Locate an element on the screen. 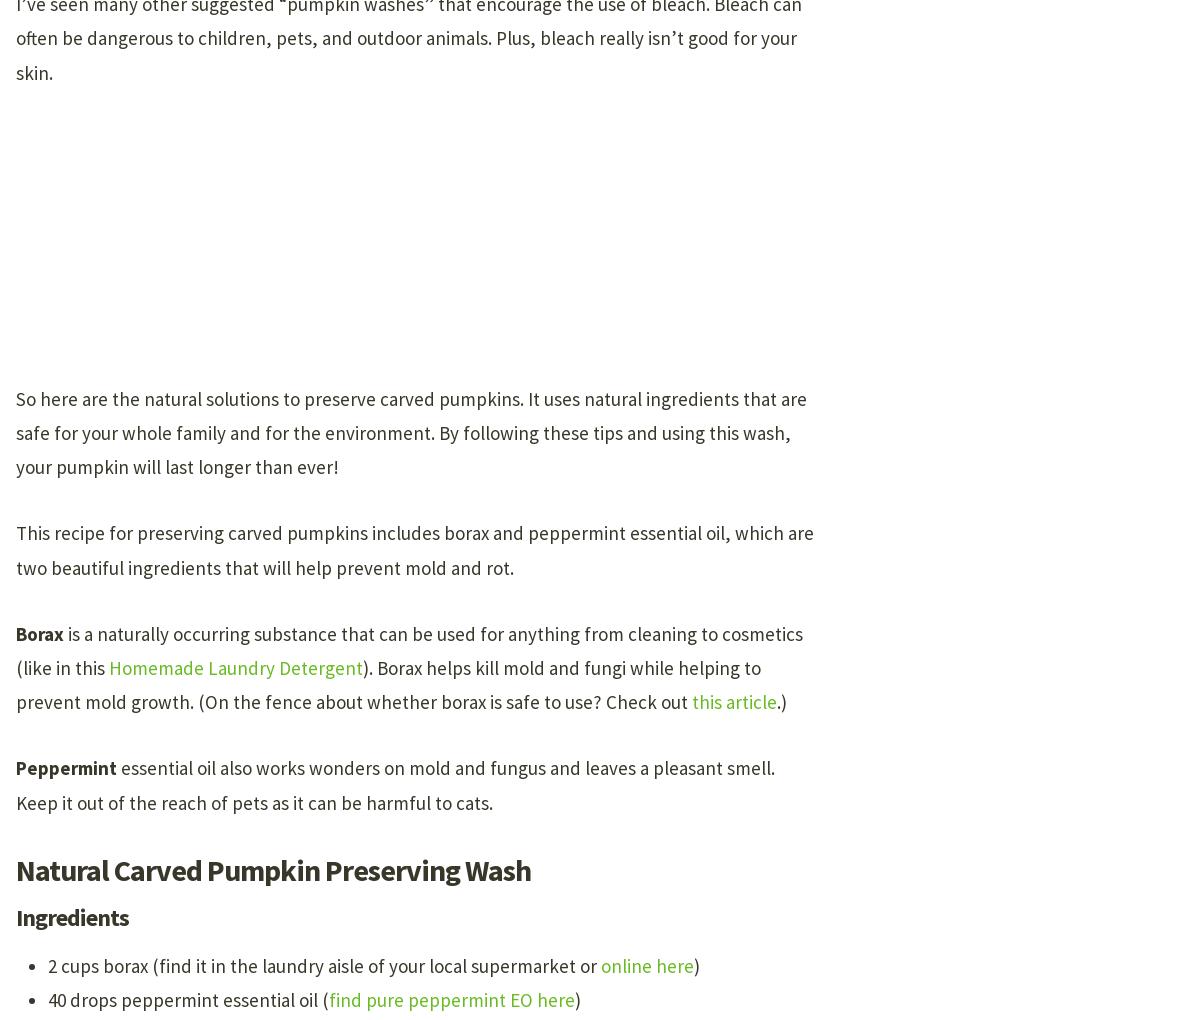 This screenshot has width=1200, height=1020. '). Borax helps kill mold and fungi while helping to prevent mold growth. (On the fence about whether borax is safe to use? Check out' is located at coordinates (388, 683).